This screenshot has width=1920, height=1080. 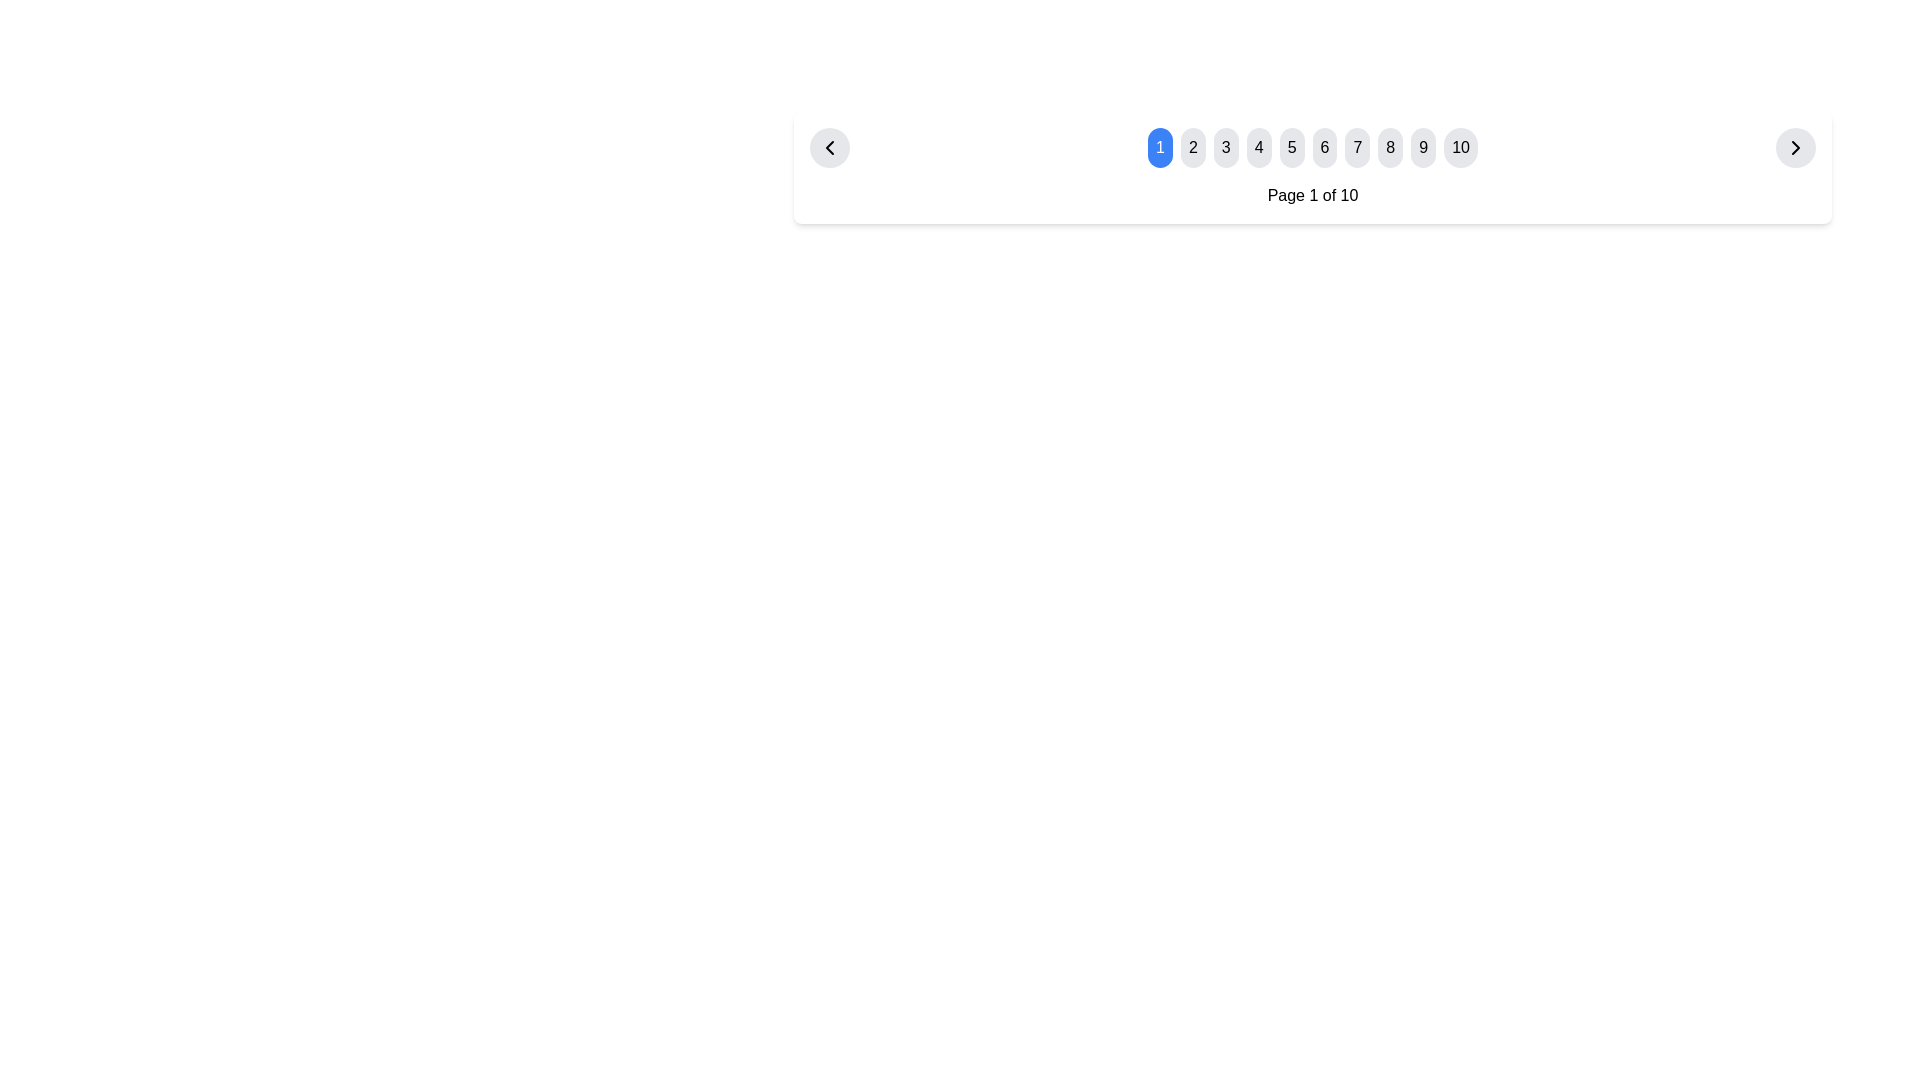 I want to click on the circular blue button with white text '1', so click(x=1160, y=146).